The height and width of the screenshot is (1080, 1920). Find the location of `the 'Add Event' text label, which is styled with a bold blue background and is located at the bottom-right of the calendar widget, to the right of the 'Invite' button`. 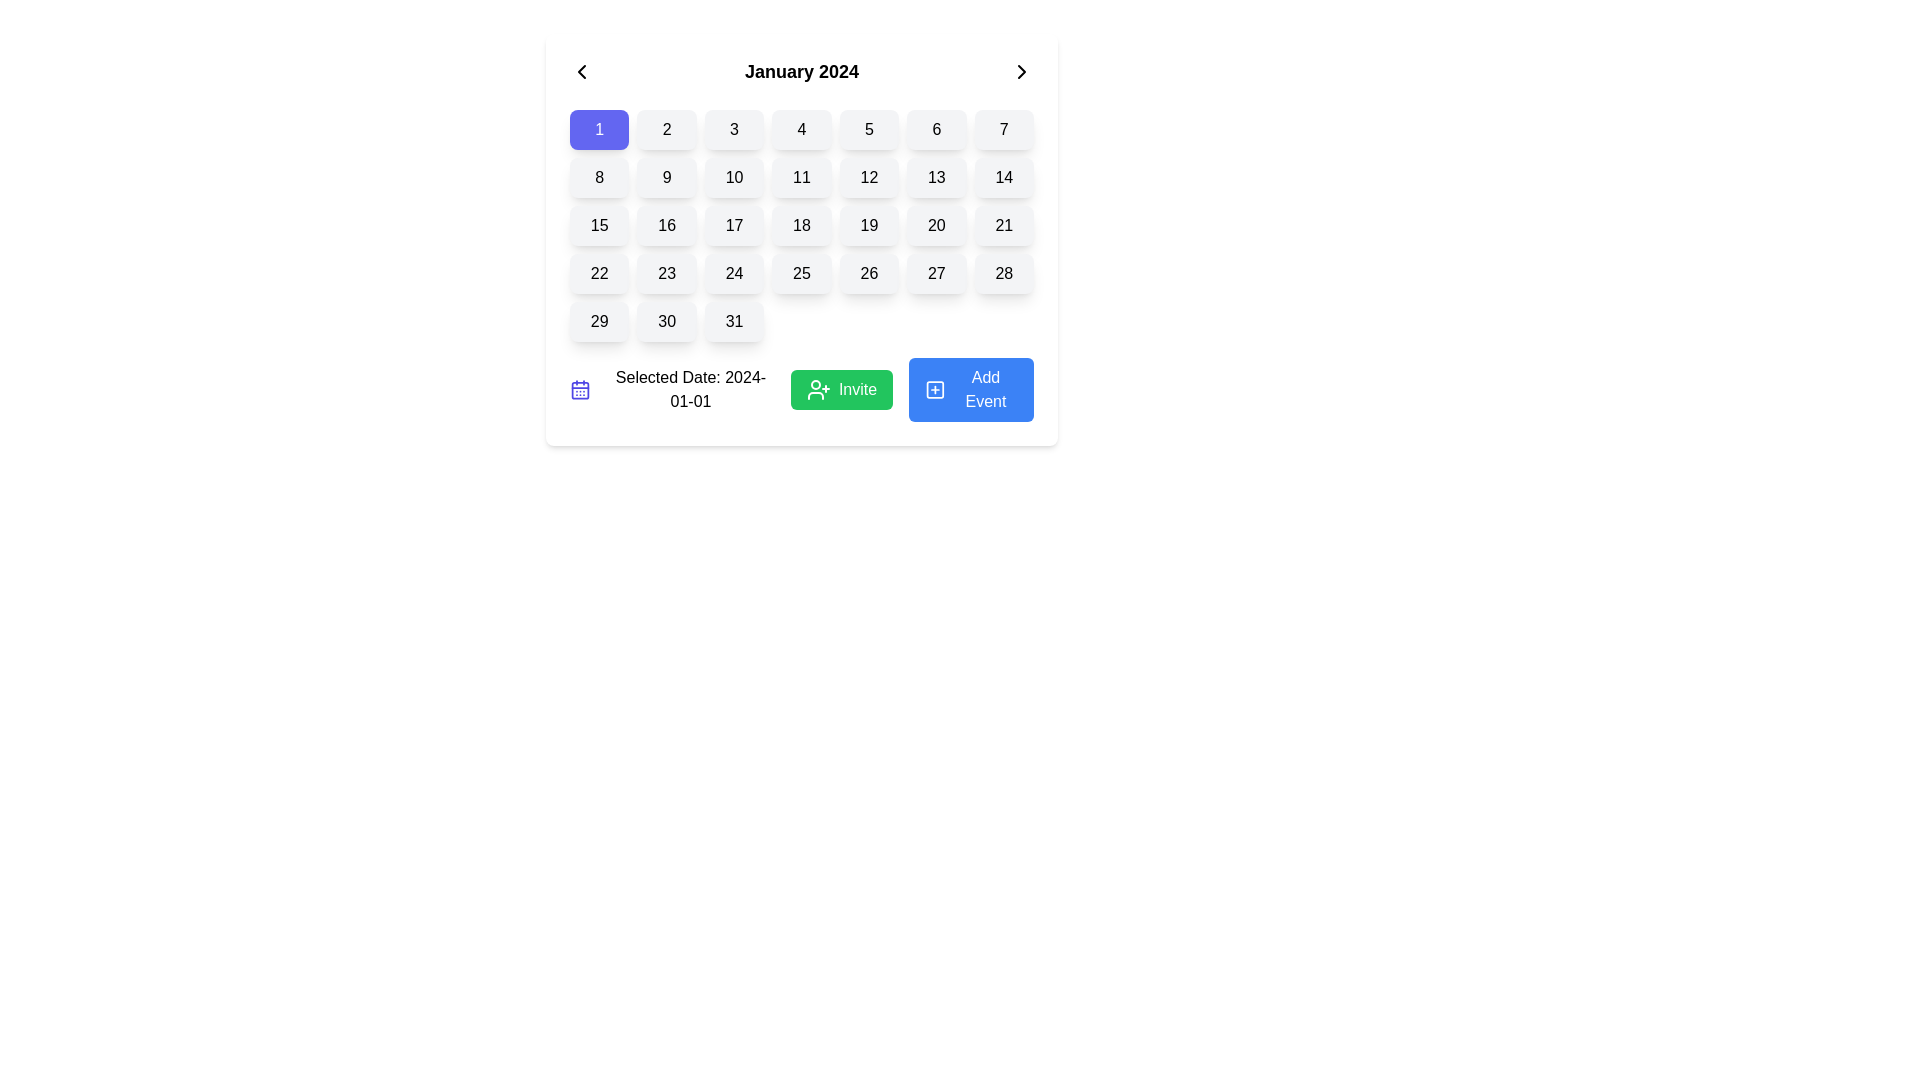

the 'Add Event' text label, which is styled with a bold blue background and is located at the bottom-right of the calendar widget, to the right of the 'Invite' button is located at coordinates (985, 389).